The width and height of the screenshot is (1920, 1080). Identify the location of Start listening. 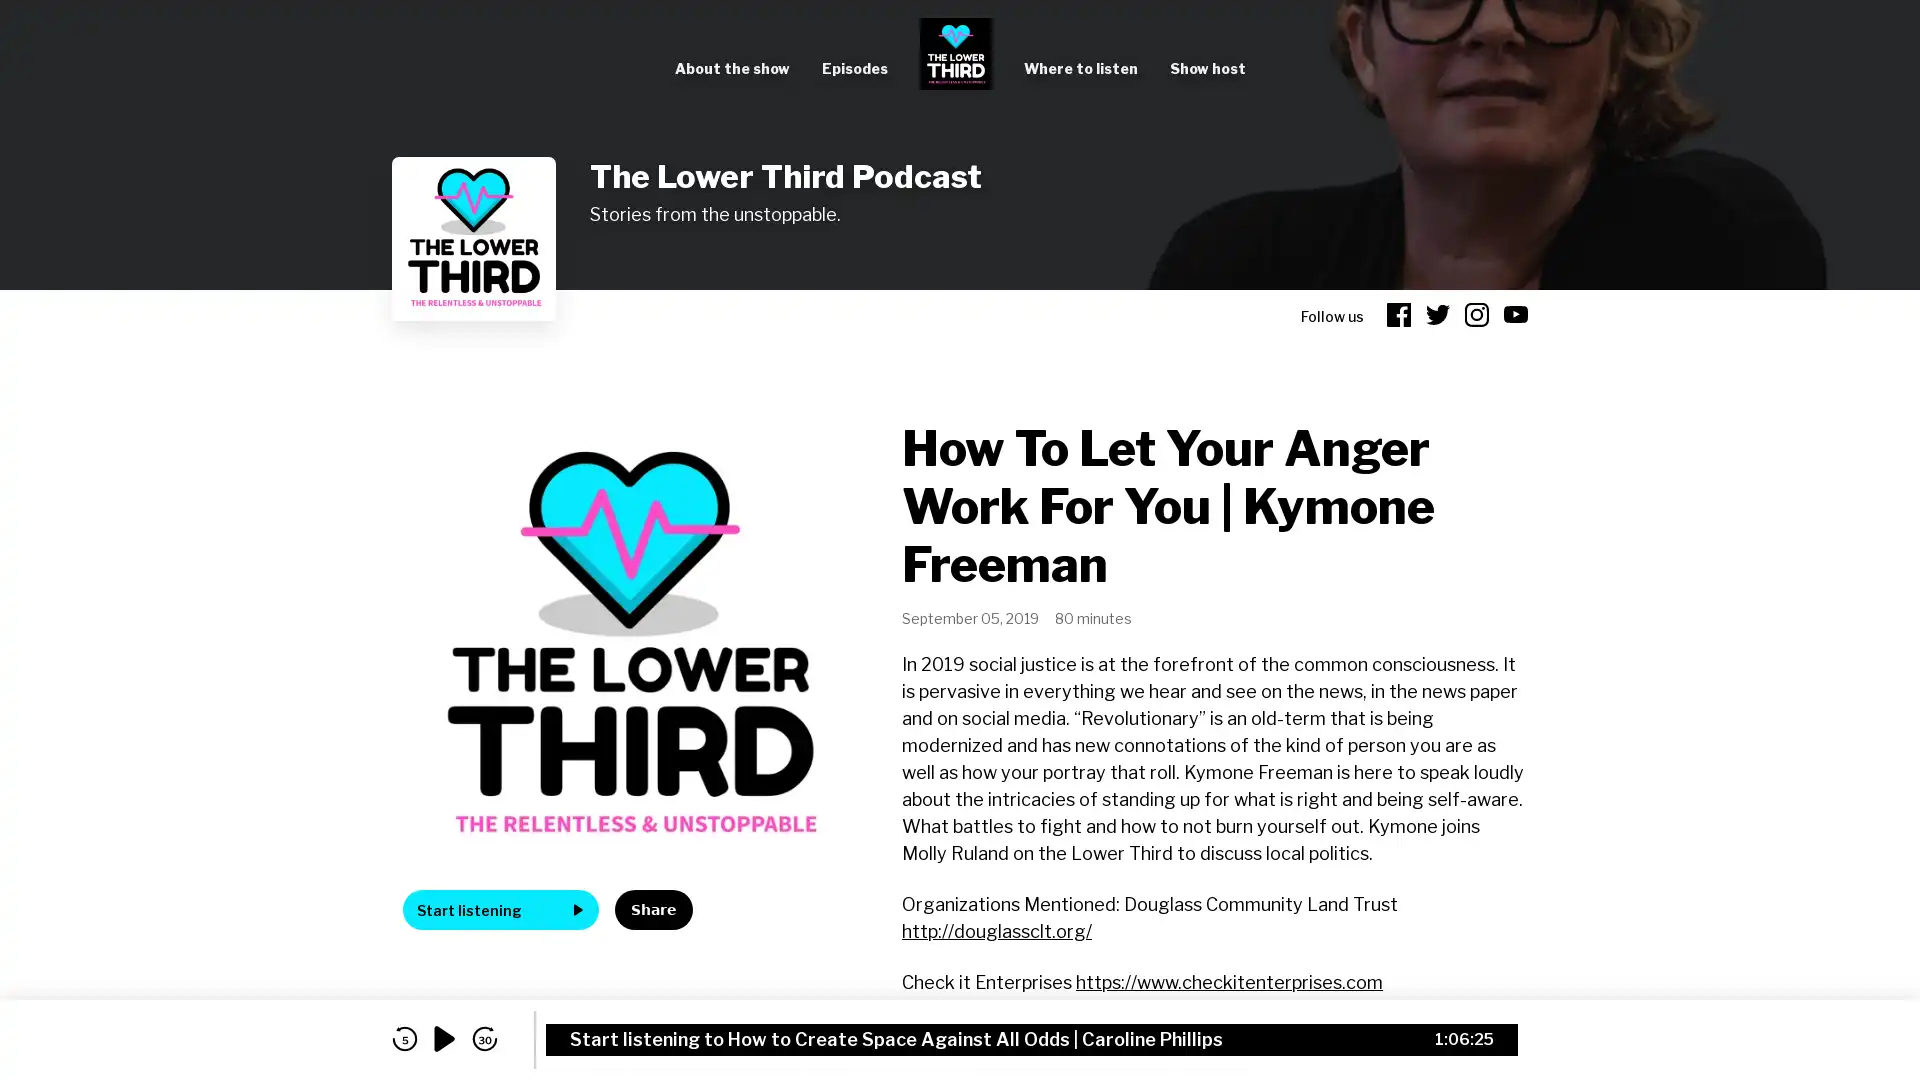
(500, 910).